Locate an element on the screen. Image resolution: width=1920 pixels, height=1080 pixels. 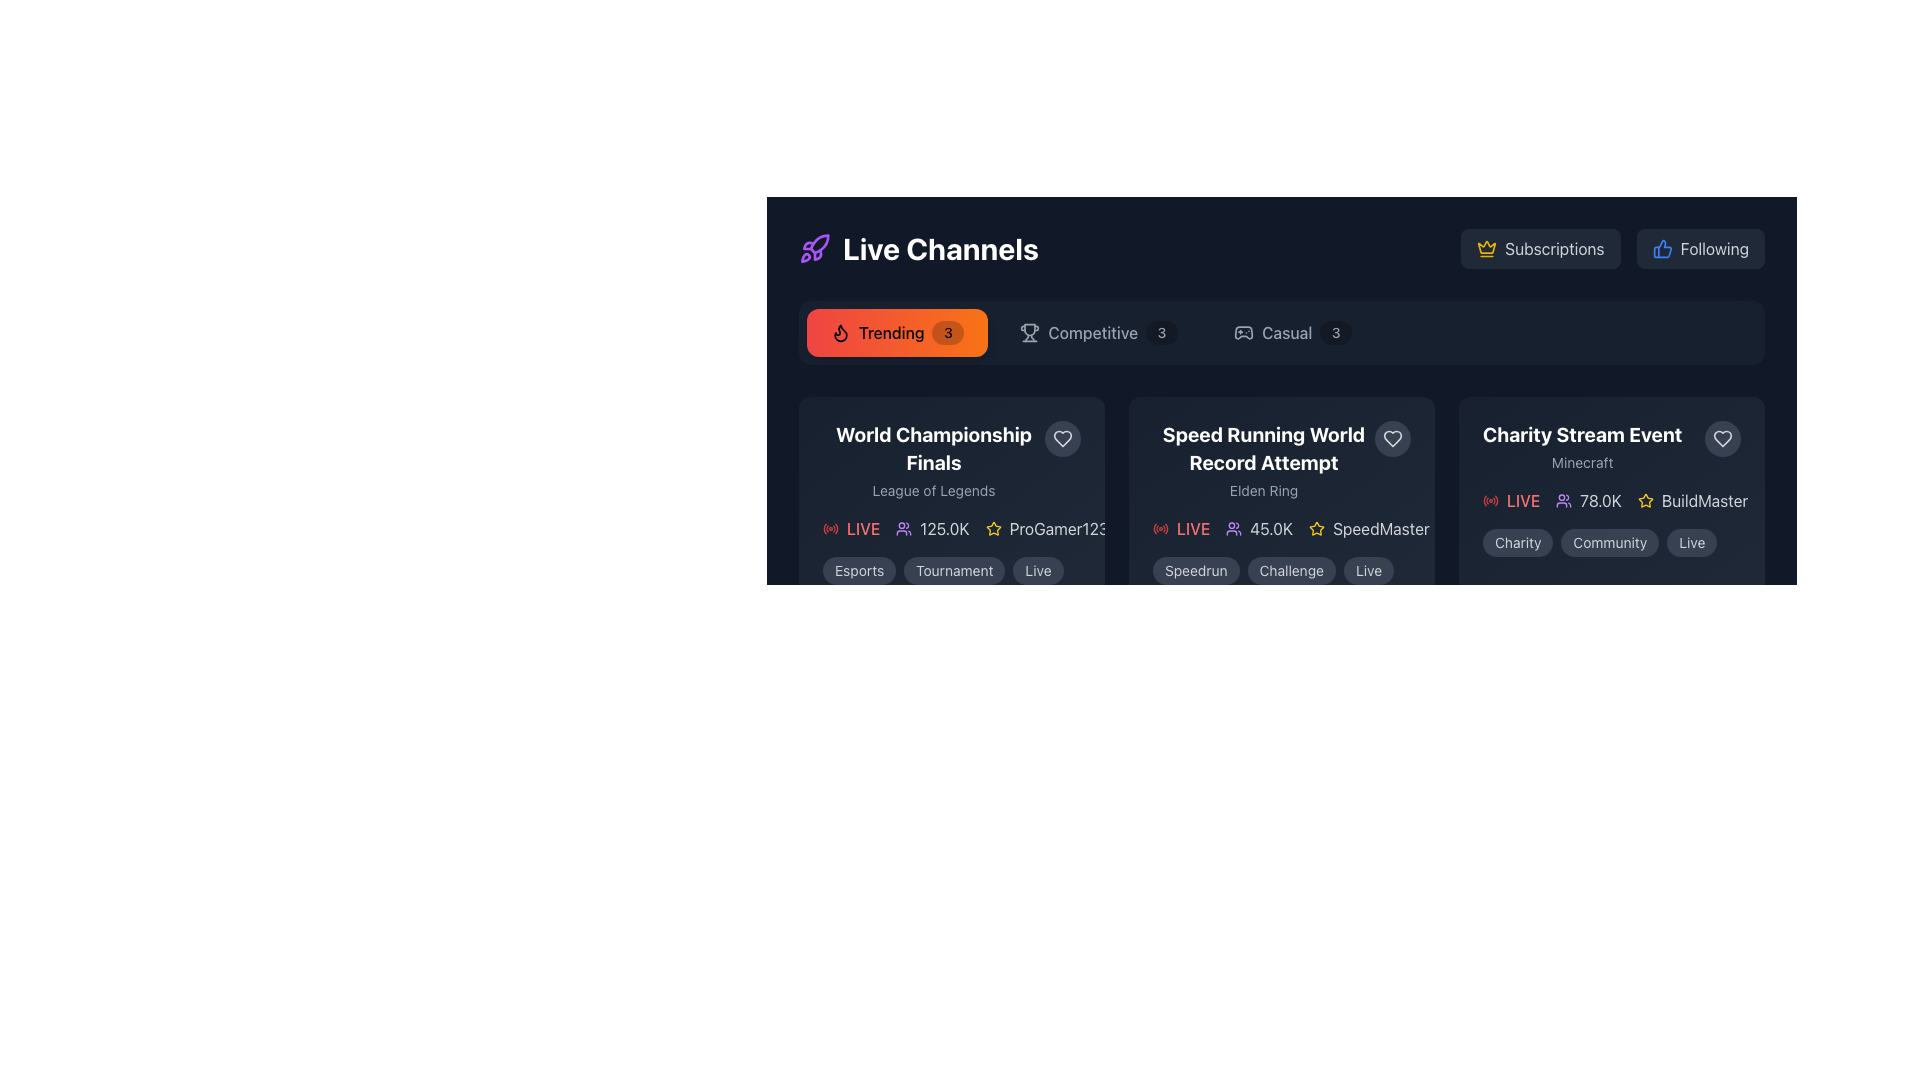
the non-interactive text label indicating the name of the game within the second card below the title 'Speed Running World Record Attempt' is located at coordinates (1262, 490).